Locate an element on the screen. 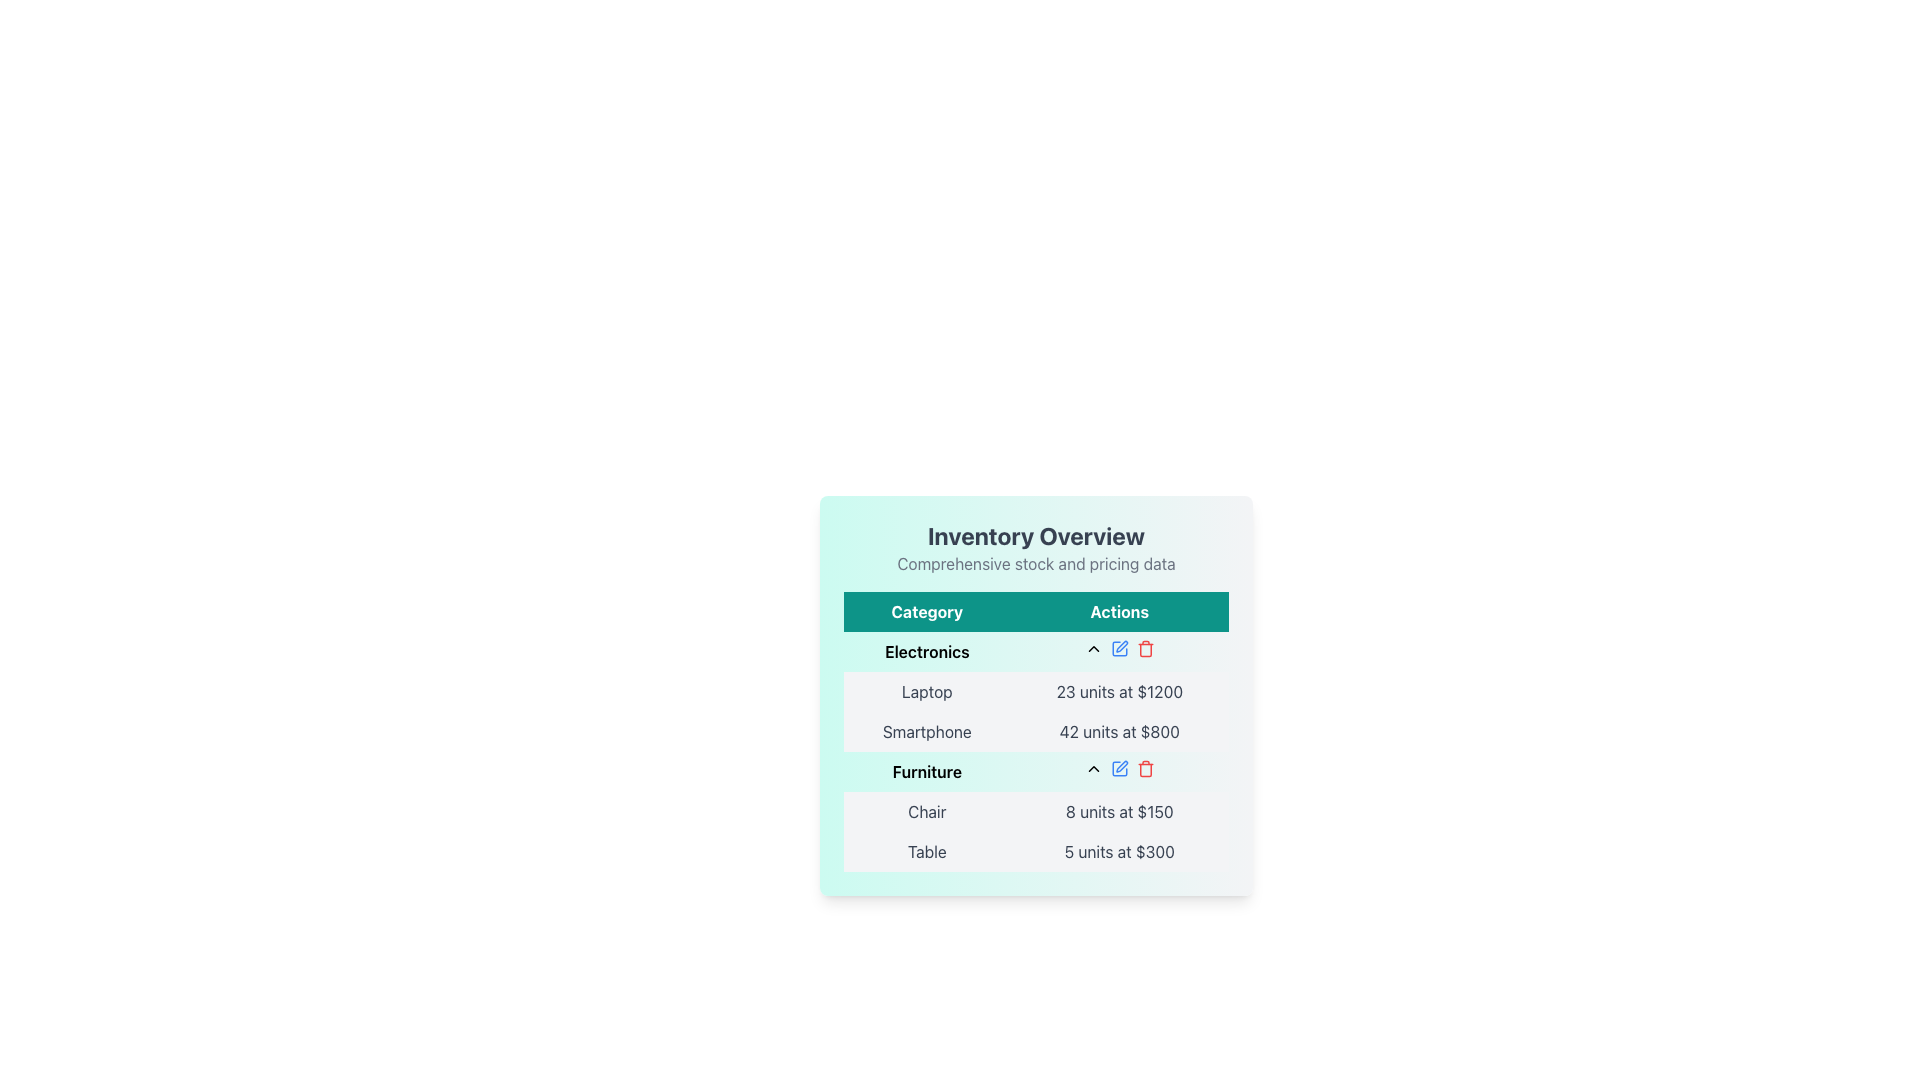 Image resolution: width=1920 pixels, height=1080 pixels. the 'Furniture' text label, which is prominently displayed in bold within a light background in the third row of the category table is located at coordinates (926, 770).